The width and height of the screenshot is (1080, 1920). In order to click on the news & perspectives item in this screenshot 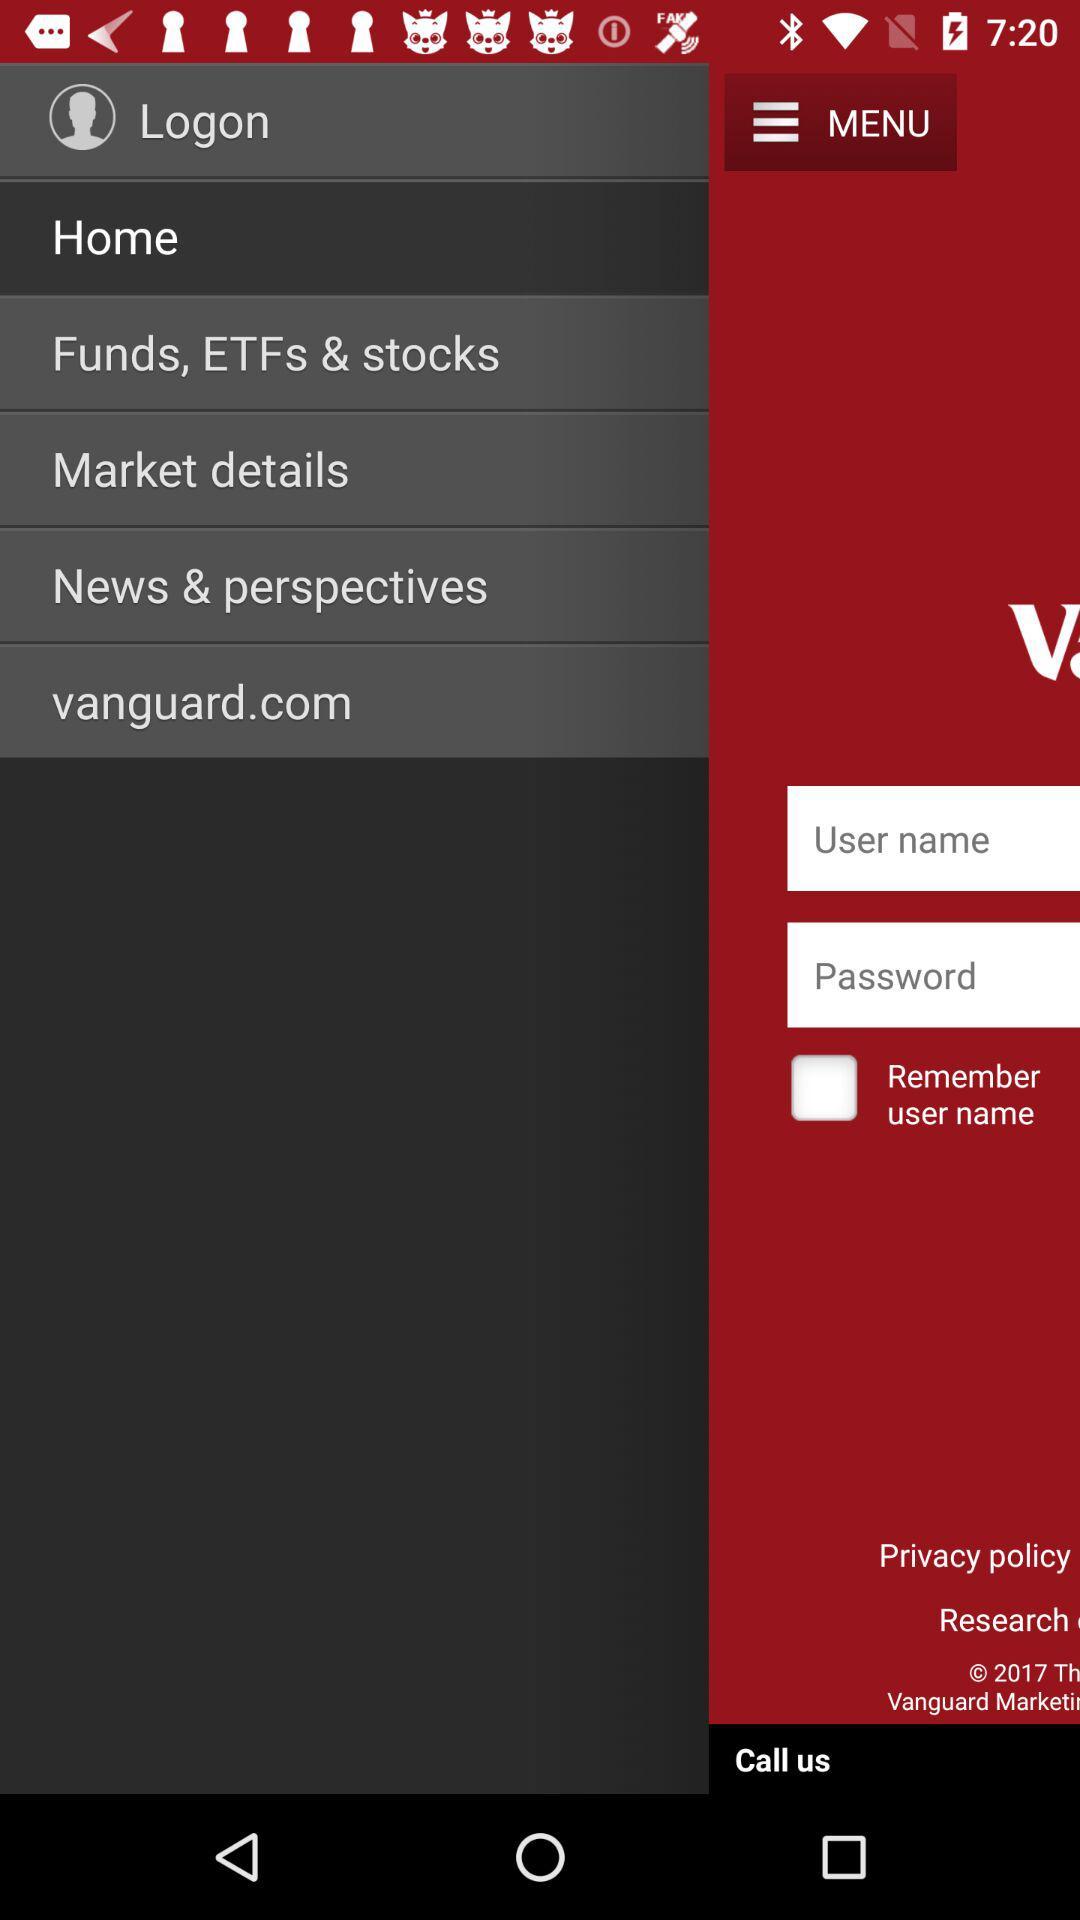, I will do `click(270, 583)`.